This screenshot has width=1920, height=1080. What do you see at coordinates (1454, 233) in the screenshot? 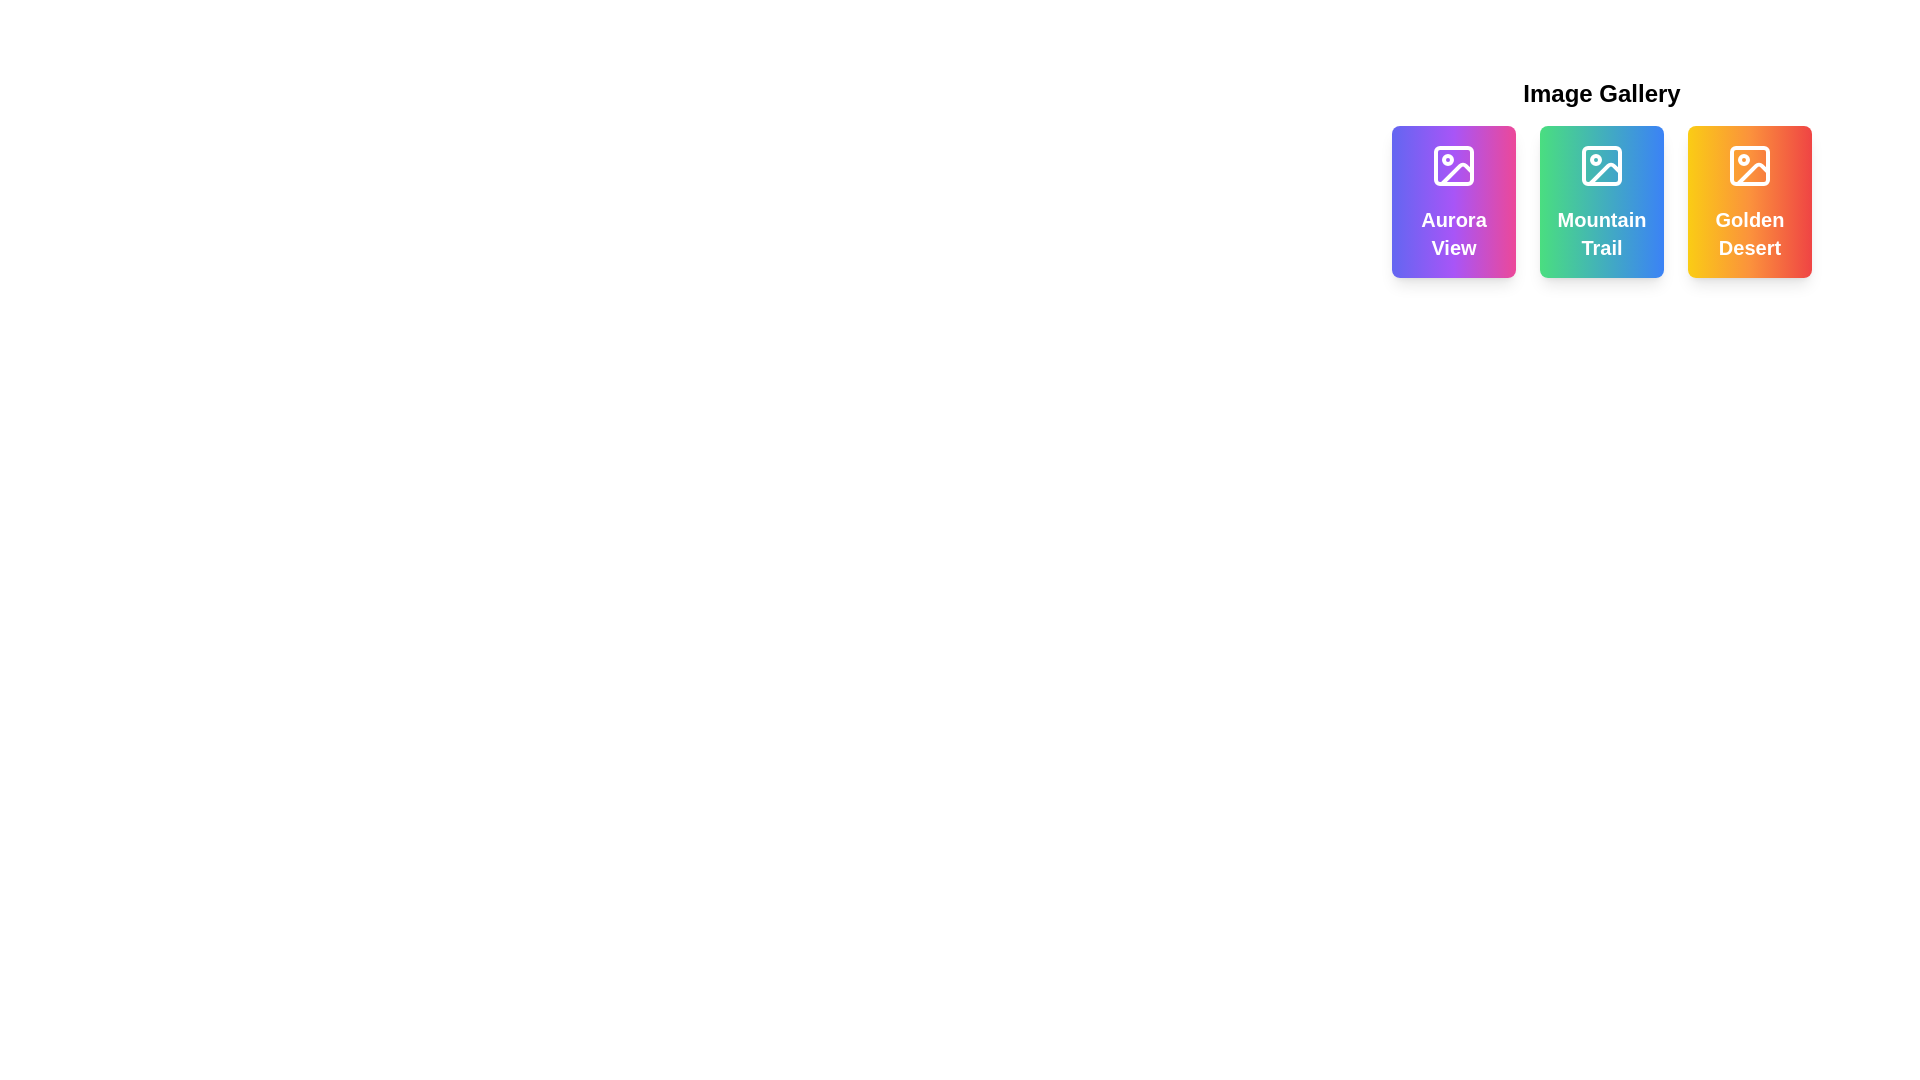
I see `text displayed in the text component labeled 'Aurora View', which is centered within a vibrant gradient-colored card` at bounding box center [1454, 233].